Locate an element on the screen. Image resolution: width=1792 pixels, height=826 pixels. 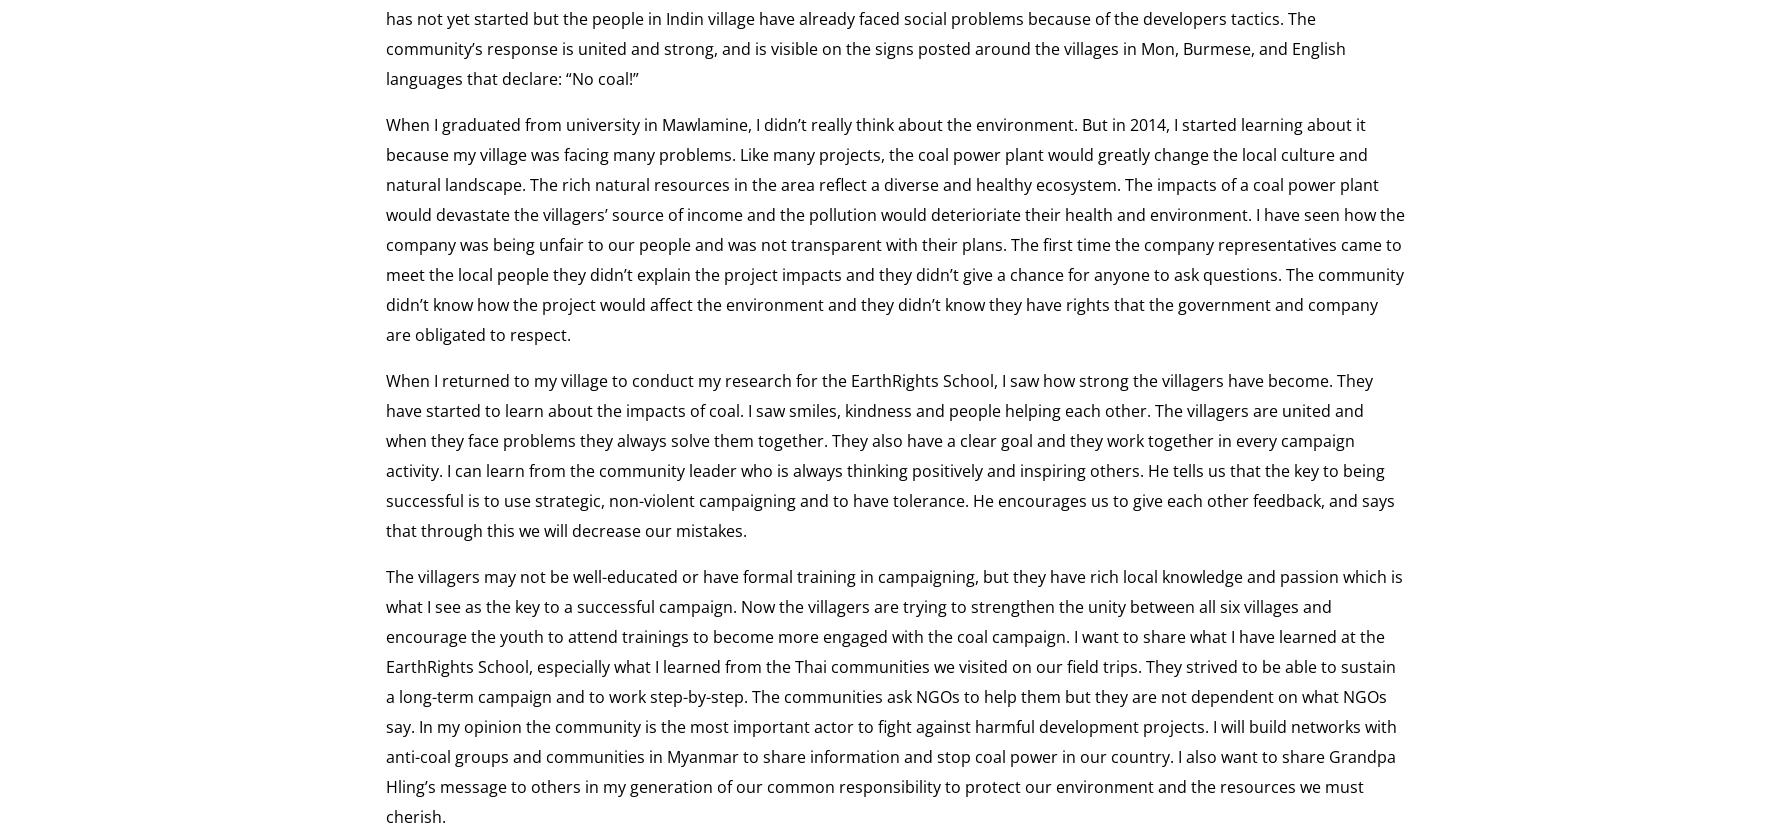
'Events' is located at coordinates (699, 208).